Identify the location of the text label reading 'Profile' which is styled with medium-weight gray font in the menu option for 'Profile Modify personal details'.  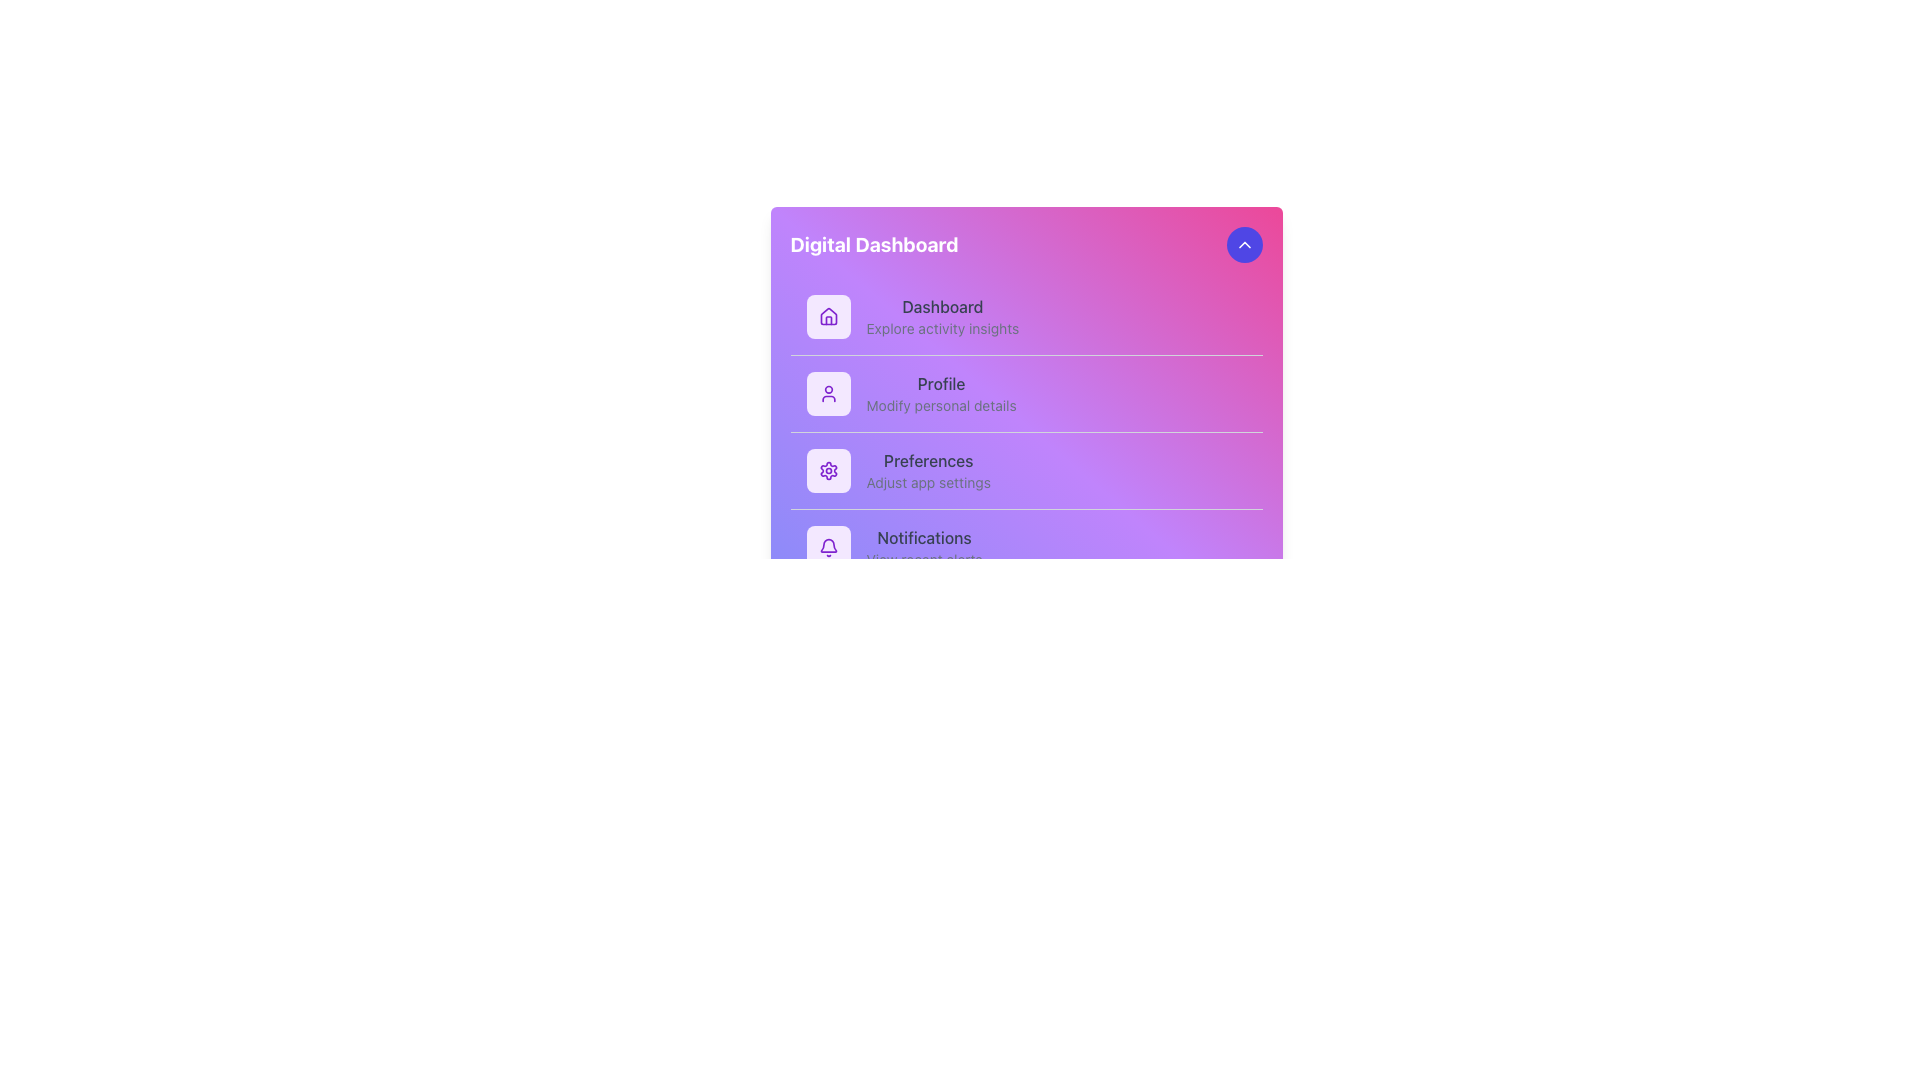
(940, 384).